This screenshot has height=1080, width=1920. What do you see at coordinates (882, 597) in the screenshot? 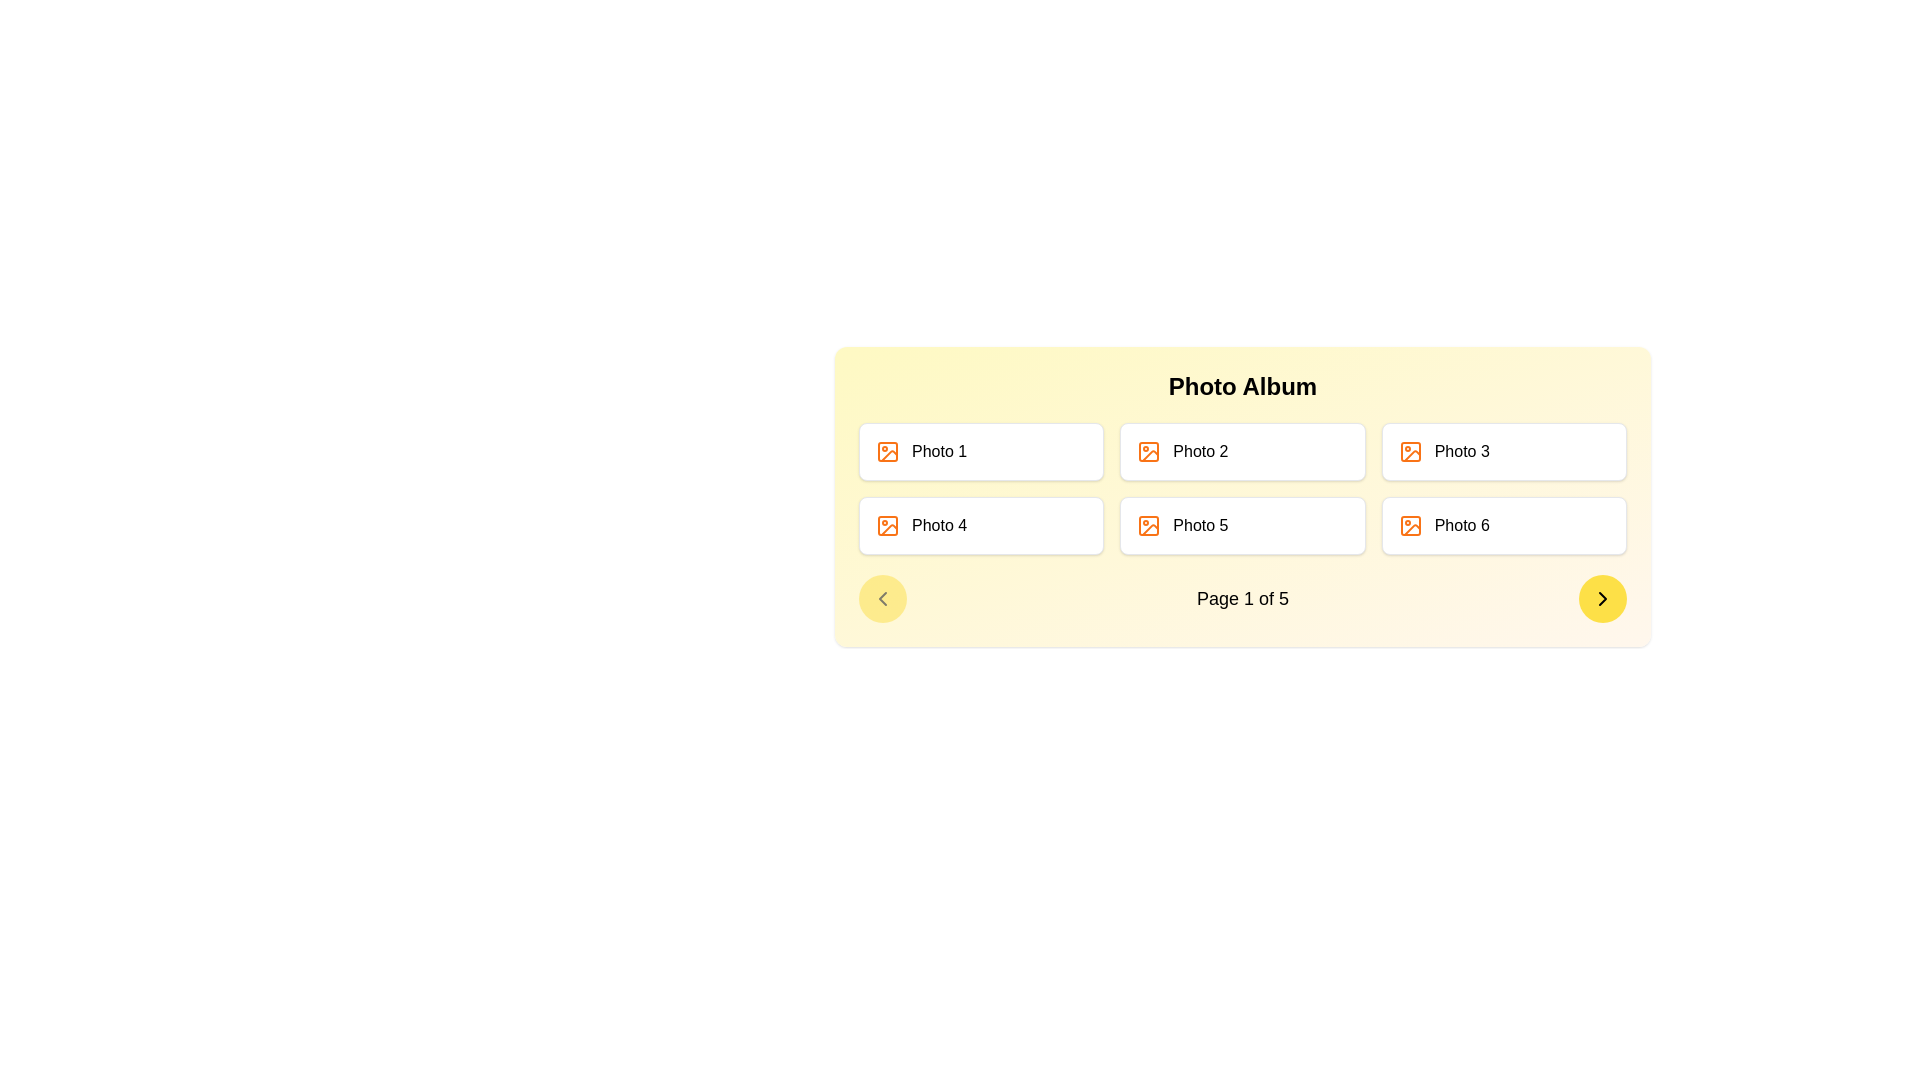
I see `the Chevron icon located in the bottom-left corner of the photo album interface` at bounding box center [882, 597].